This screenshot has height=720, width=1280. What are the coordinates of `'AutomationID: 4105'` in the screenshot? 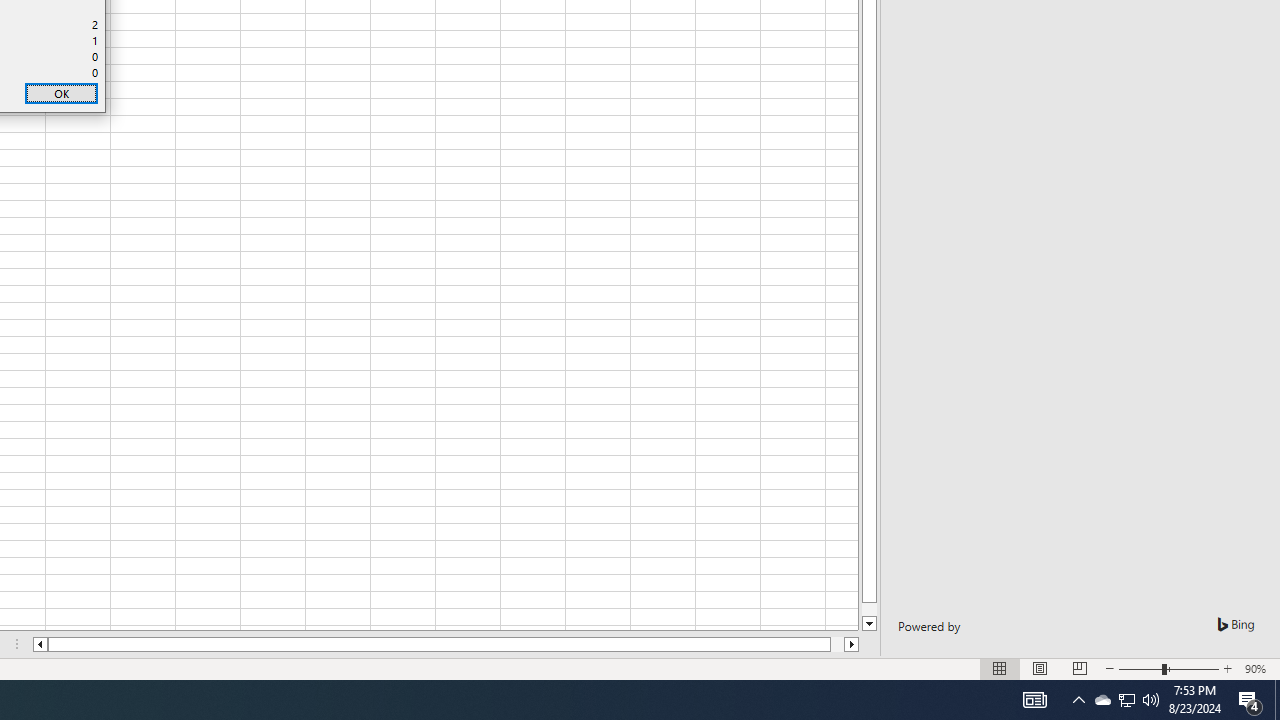 It's located at (1034, 698).